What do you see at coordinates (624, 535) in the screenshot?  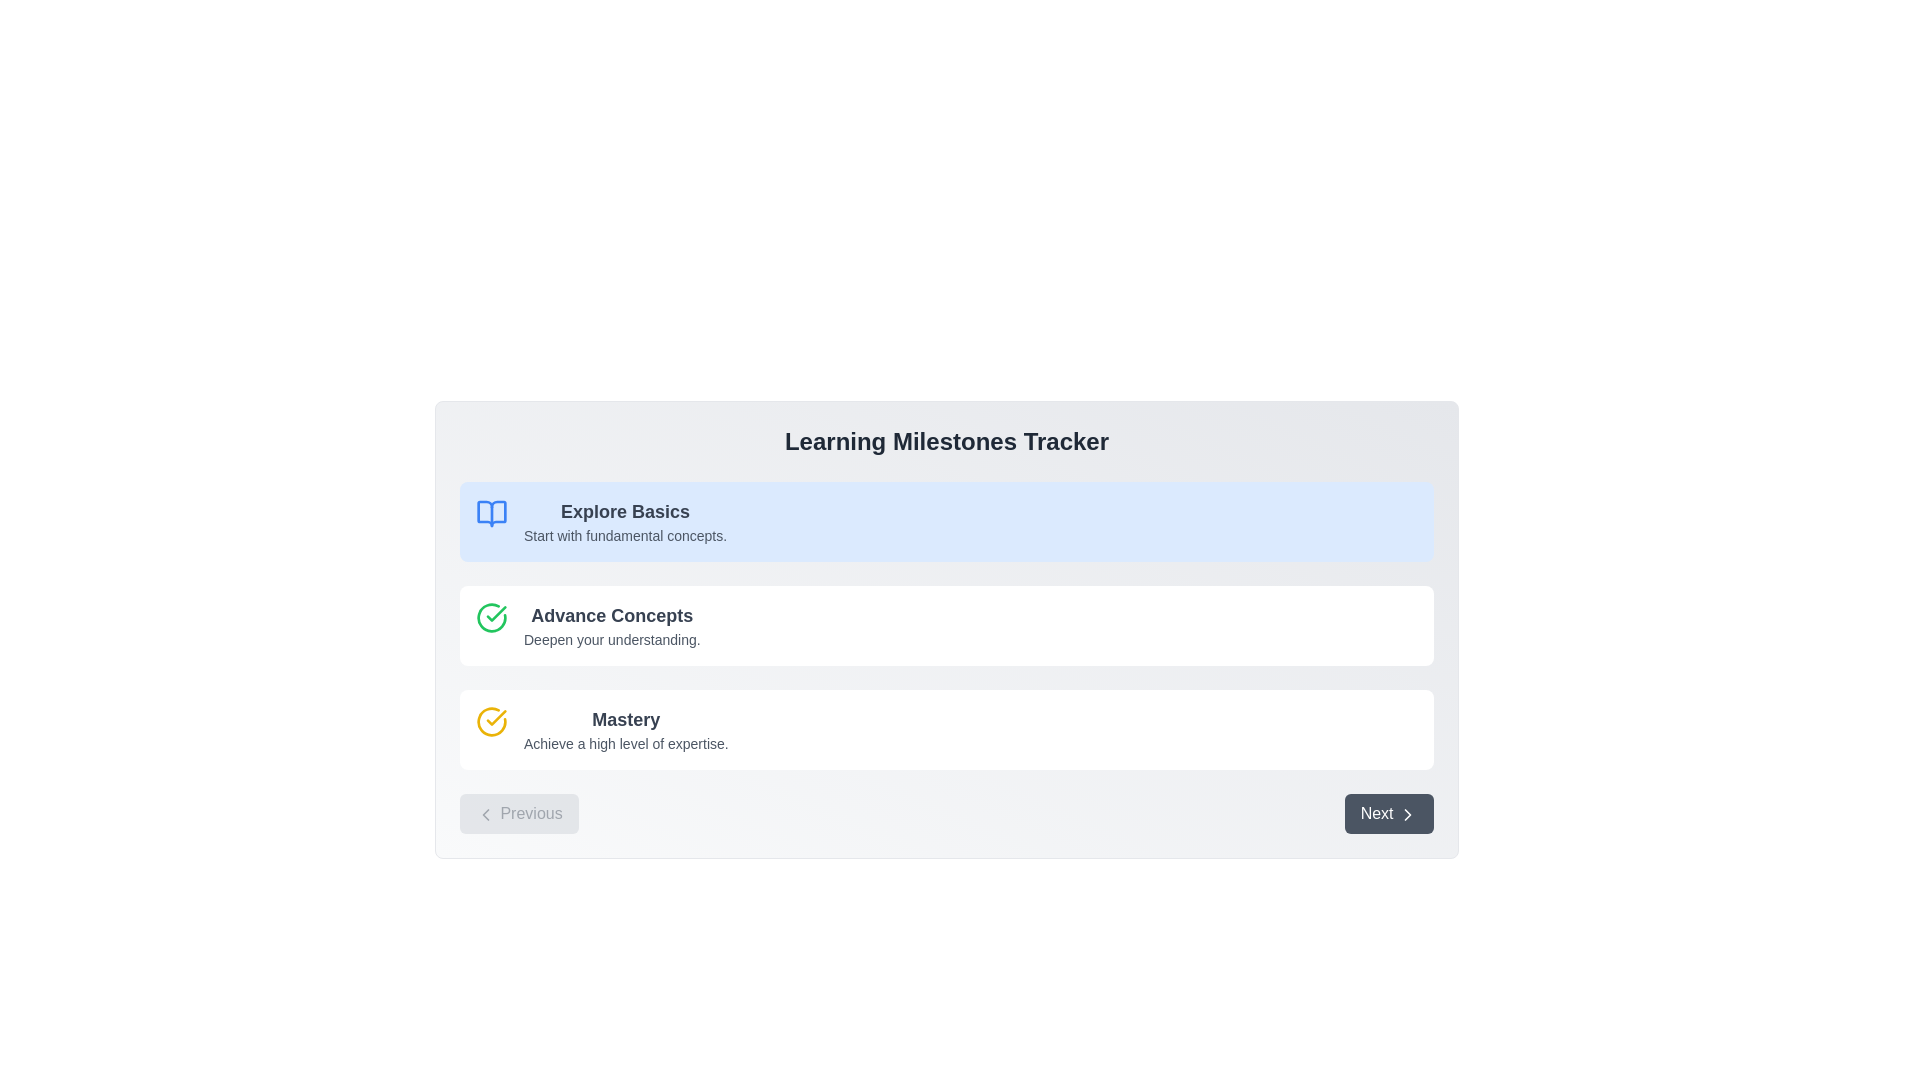 I see `the descriptive text element located below 'Explore Basics' within the light blue background section` at bounding box center [624, 535].